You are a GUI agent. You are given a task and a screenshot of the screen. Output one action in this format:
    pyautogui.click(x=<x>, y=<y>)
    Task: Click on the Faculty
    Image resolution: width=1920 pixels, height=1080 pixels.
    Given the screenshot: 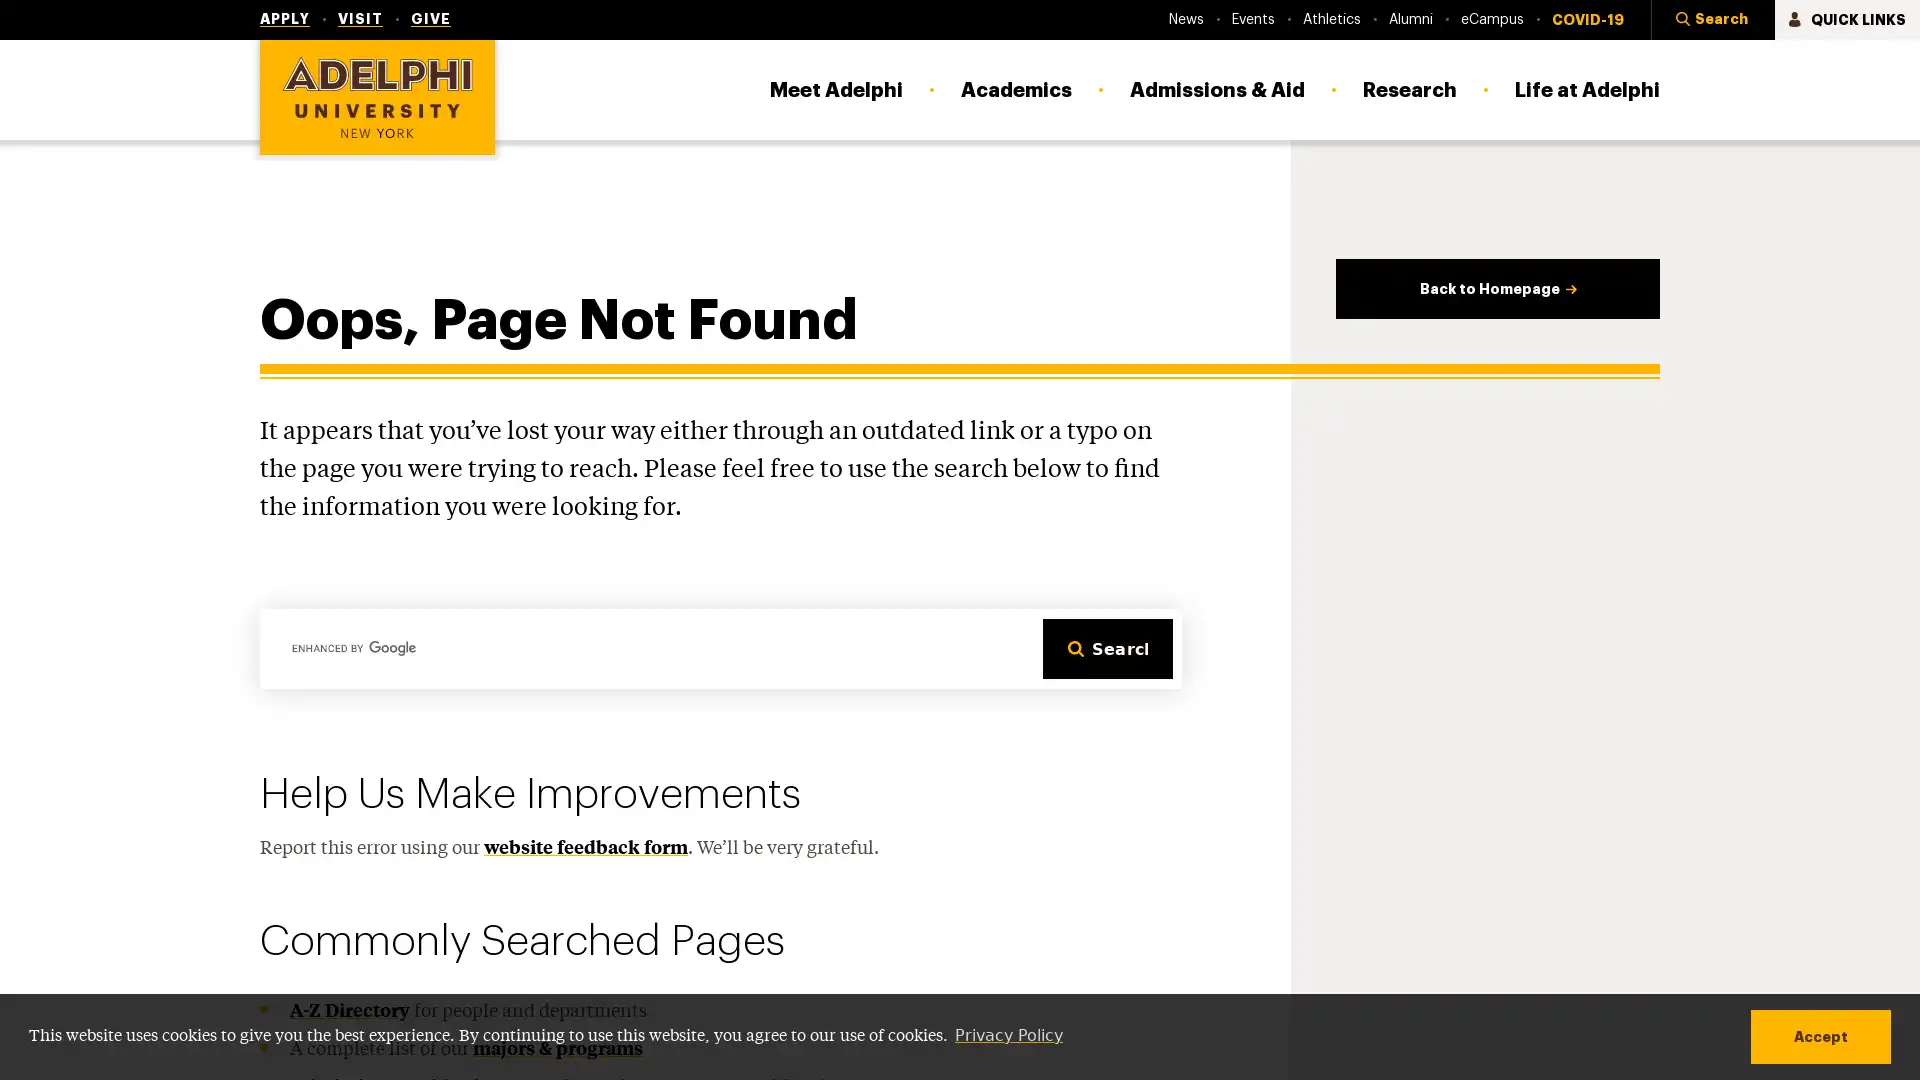 What is the action you would take?
    pyautogui.click(x=1339, y=151)
    